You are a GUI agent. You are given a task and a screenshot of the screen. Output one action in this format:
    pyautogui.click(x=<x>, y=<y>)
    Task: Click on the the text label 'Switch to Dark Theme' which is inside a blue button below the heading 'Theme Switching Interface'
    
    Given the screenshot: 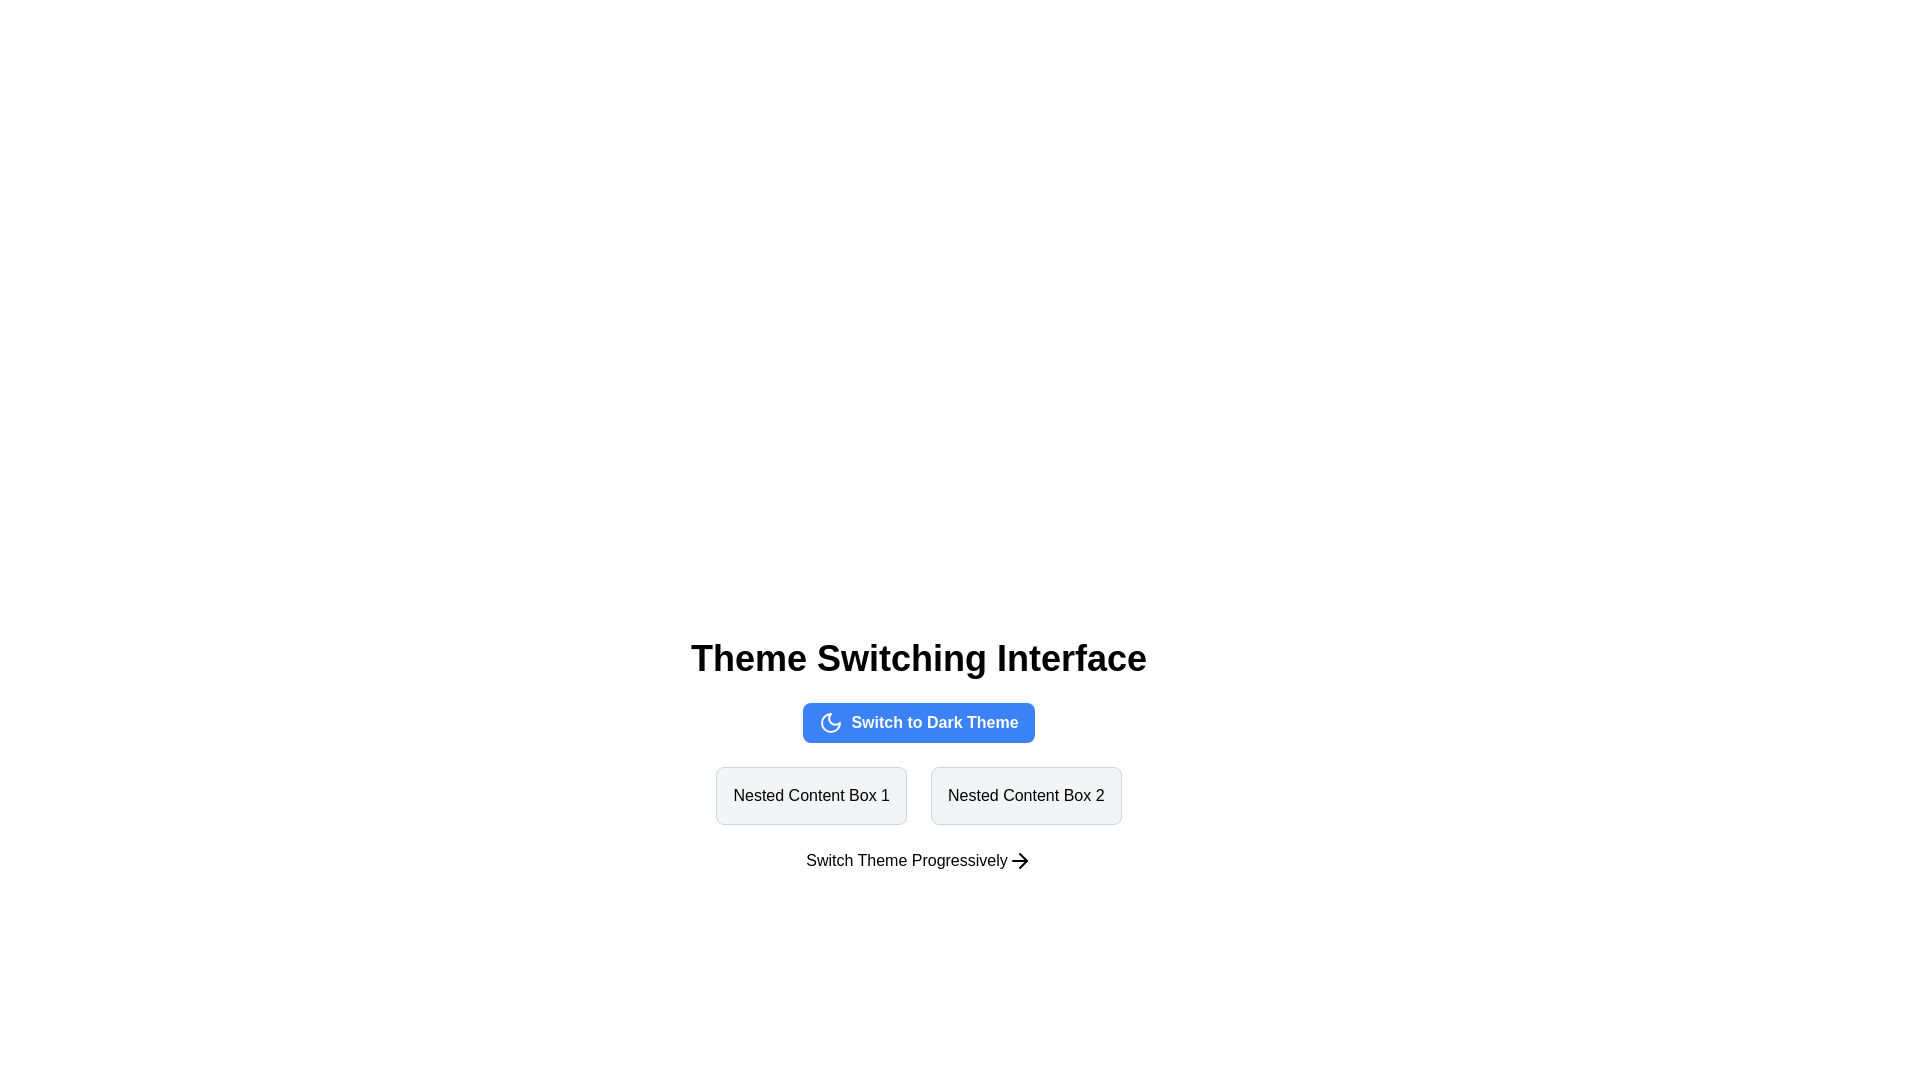 What is the action you would take?
    pyautogui.click(x=934, y=722)
    